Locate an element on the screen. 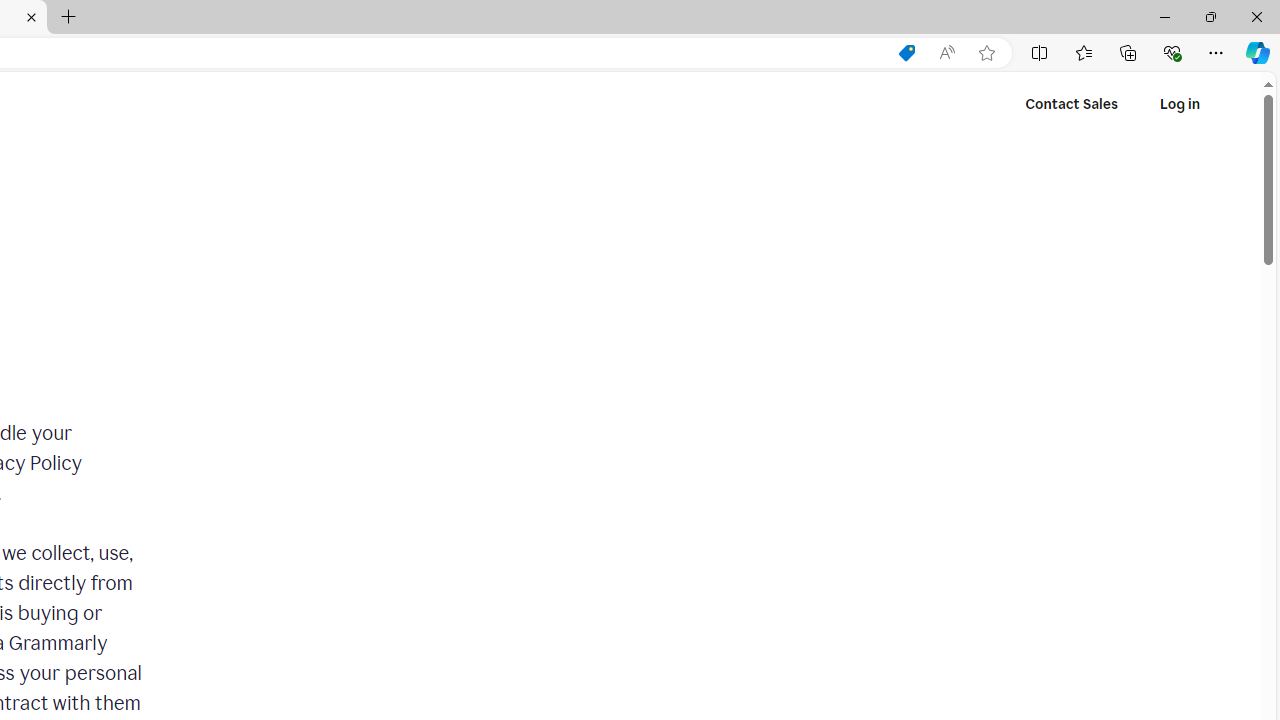 The width and height of the screenshot is (1280, 720). 'Contact Sales' is located at coordinates (1071, 104).